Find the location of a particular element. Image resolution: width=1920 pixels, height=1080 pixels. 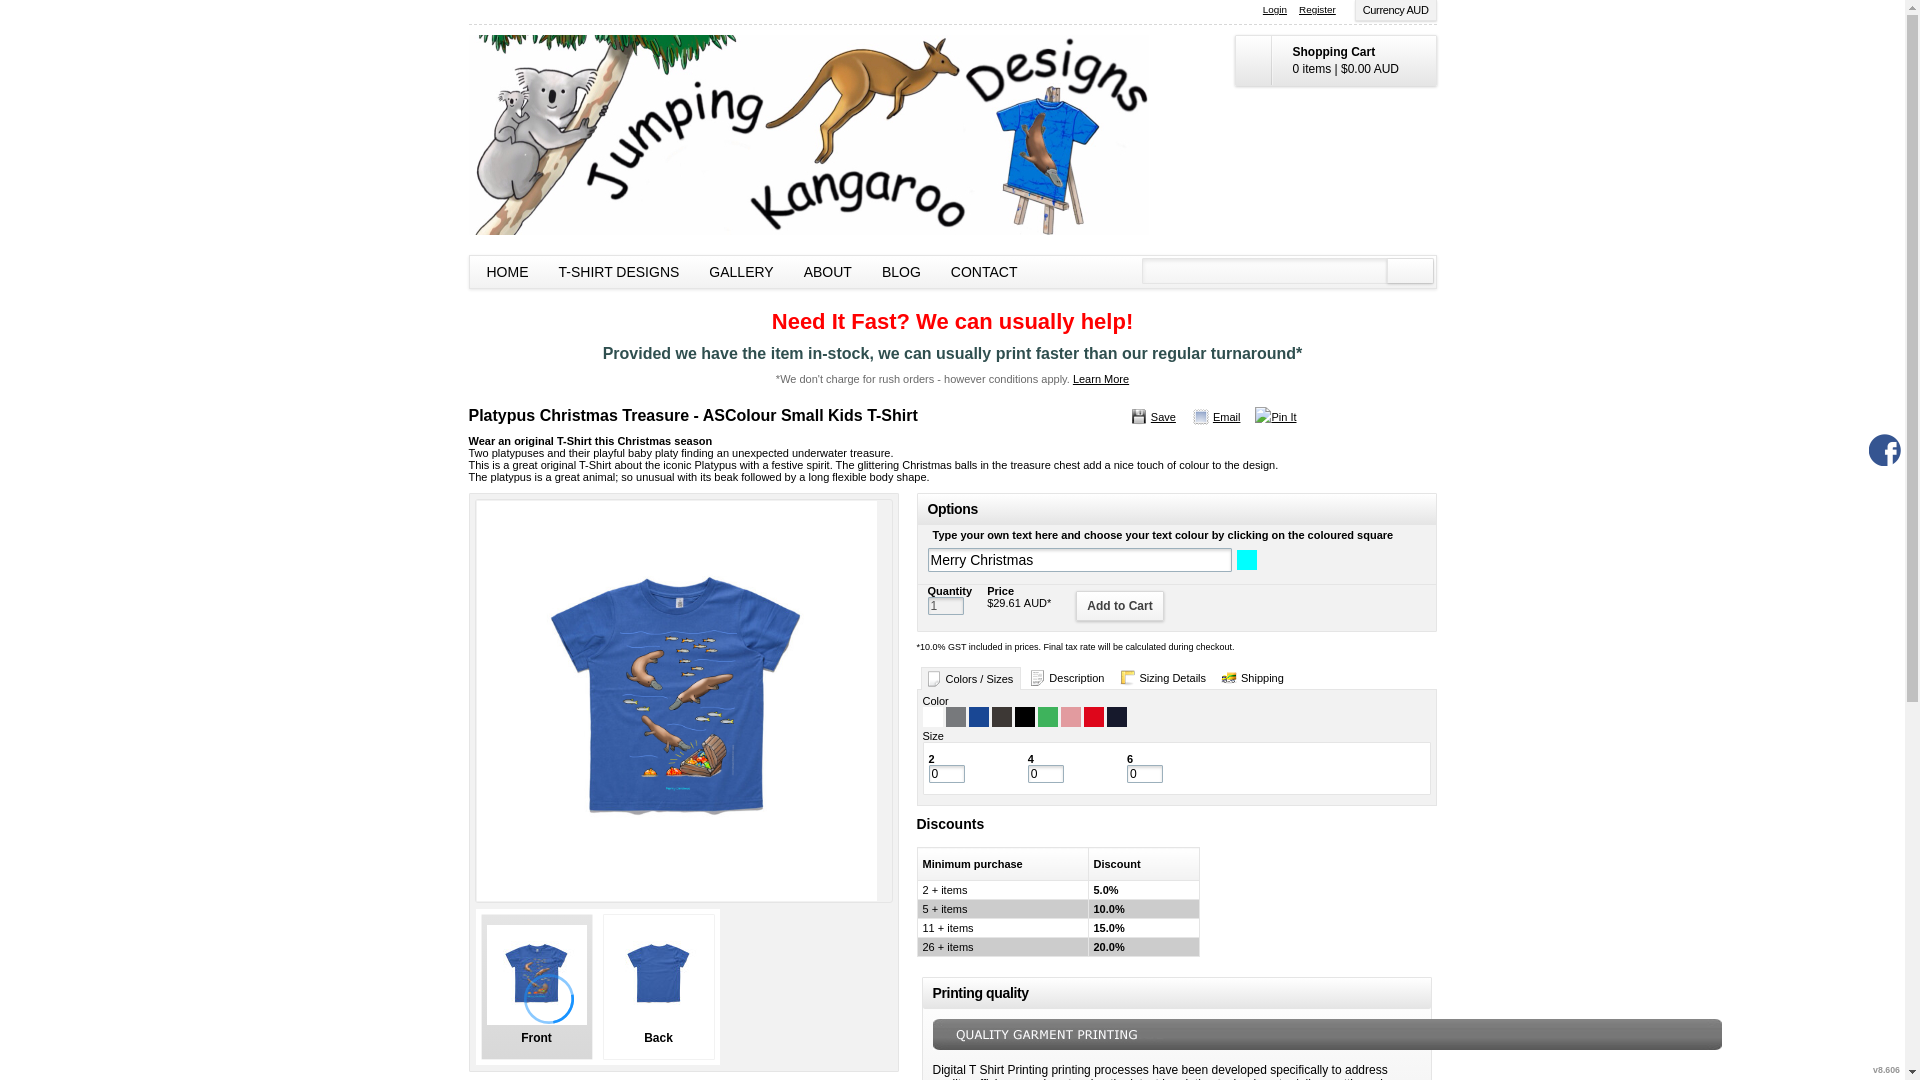

'Add to Cart' is located at coordinates (1118, 604).